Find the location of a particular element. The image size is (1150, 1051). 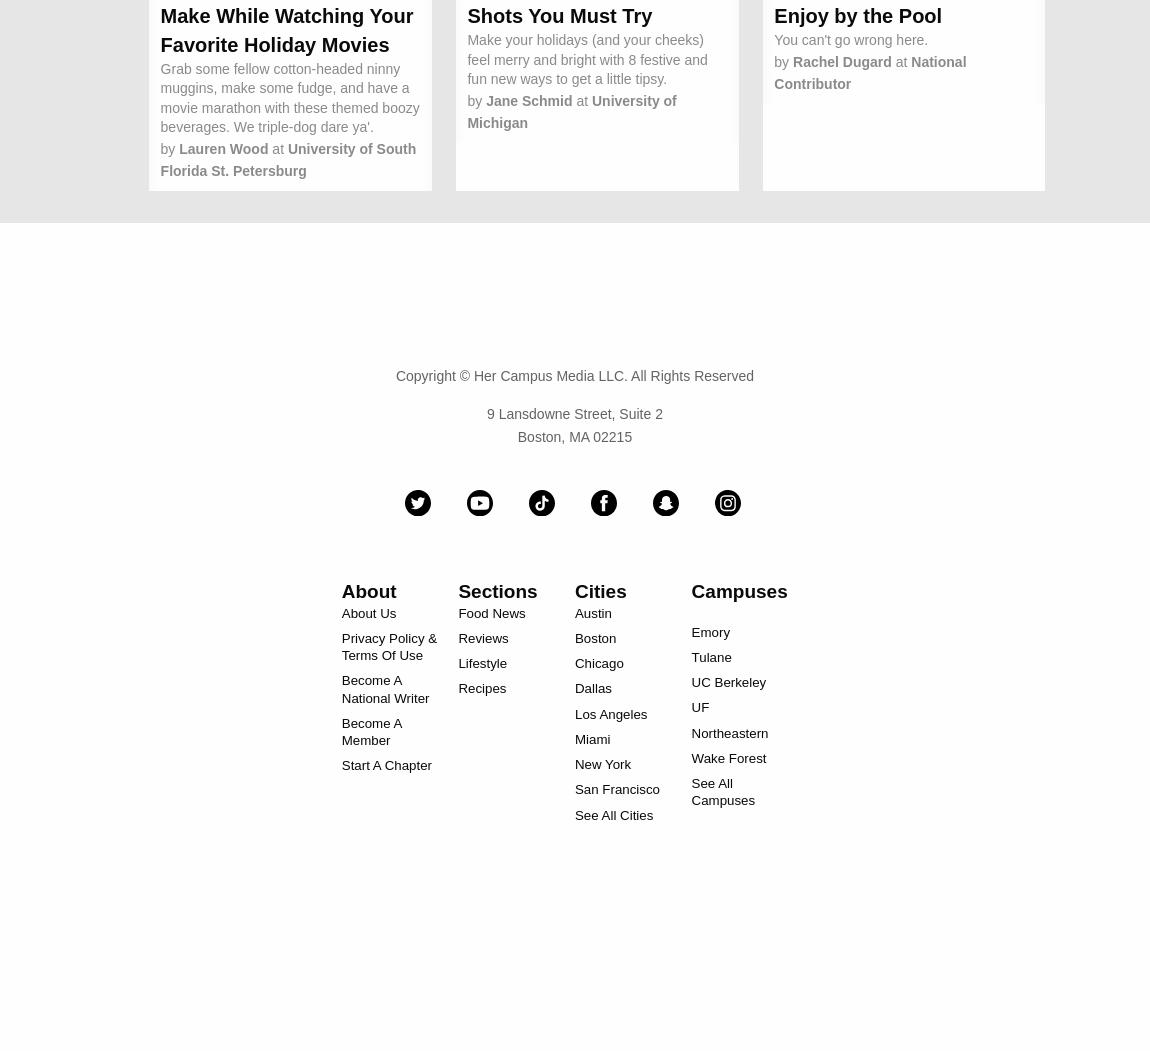

'Lifestyle' is located at coordinates (482, 663).